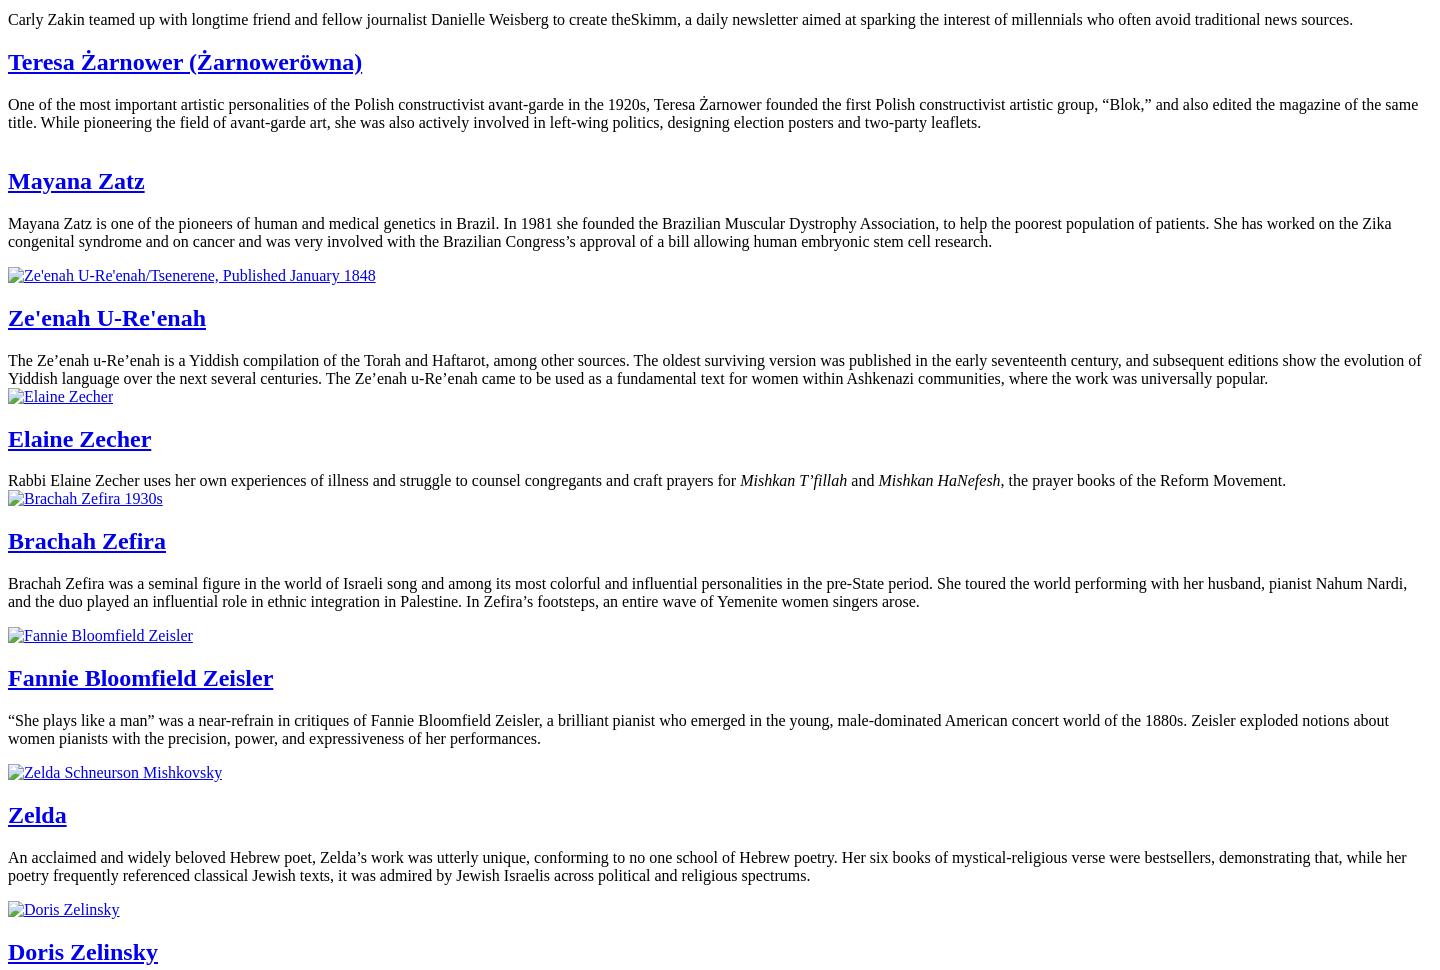  I want to click on 'Rabbi Elaine Zecher uses her own experiences of illness and struggle to counsel congregants and craft prayers for', so click(372, 479).